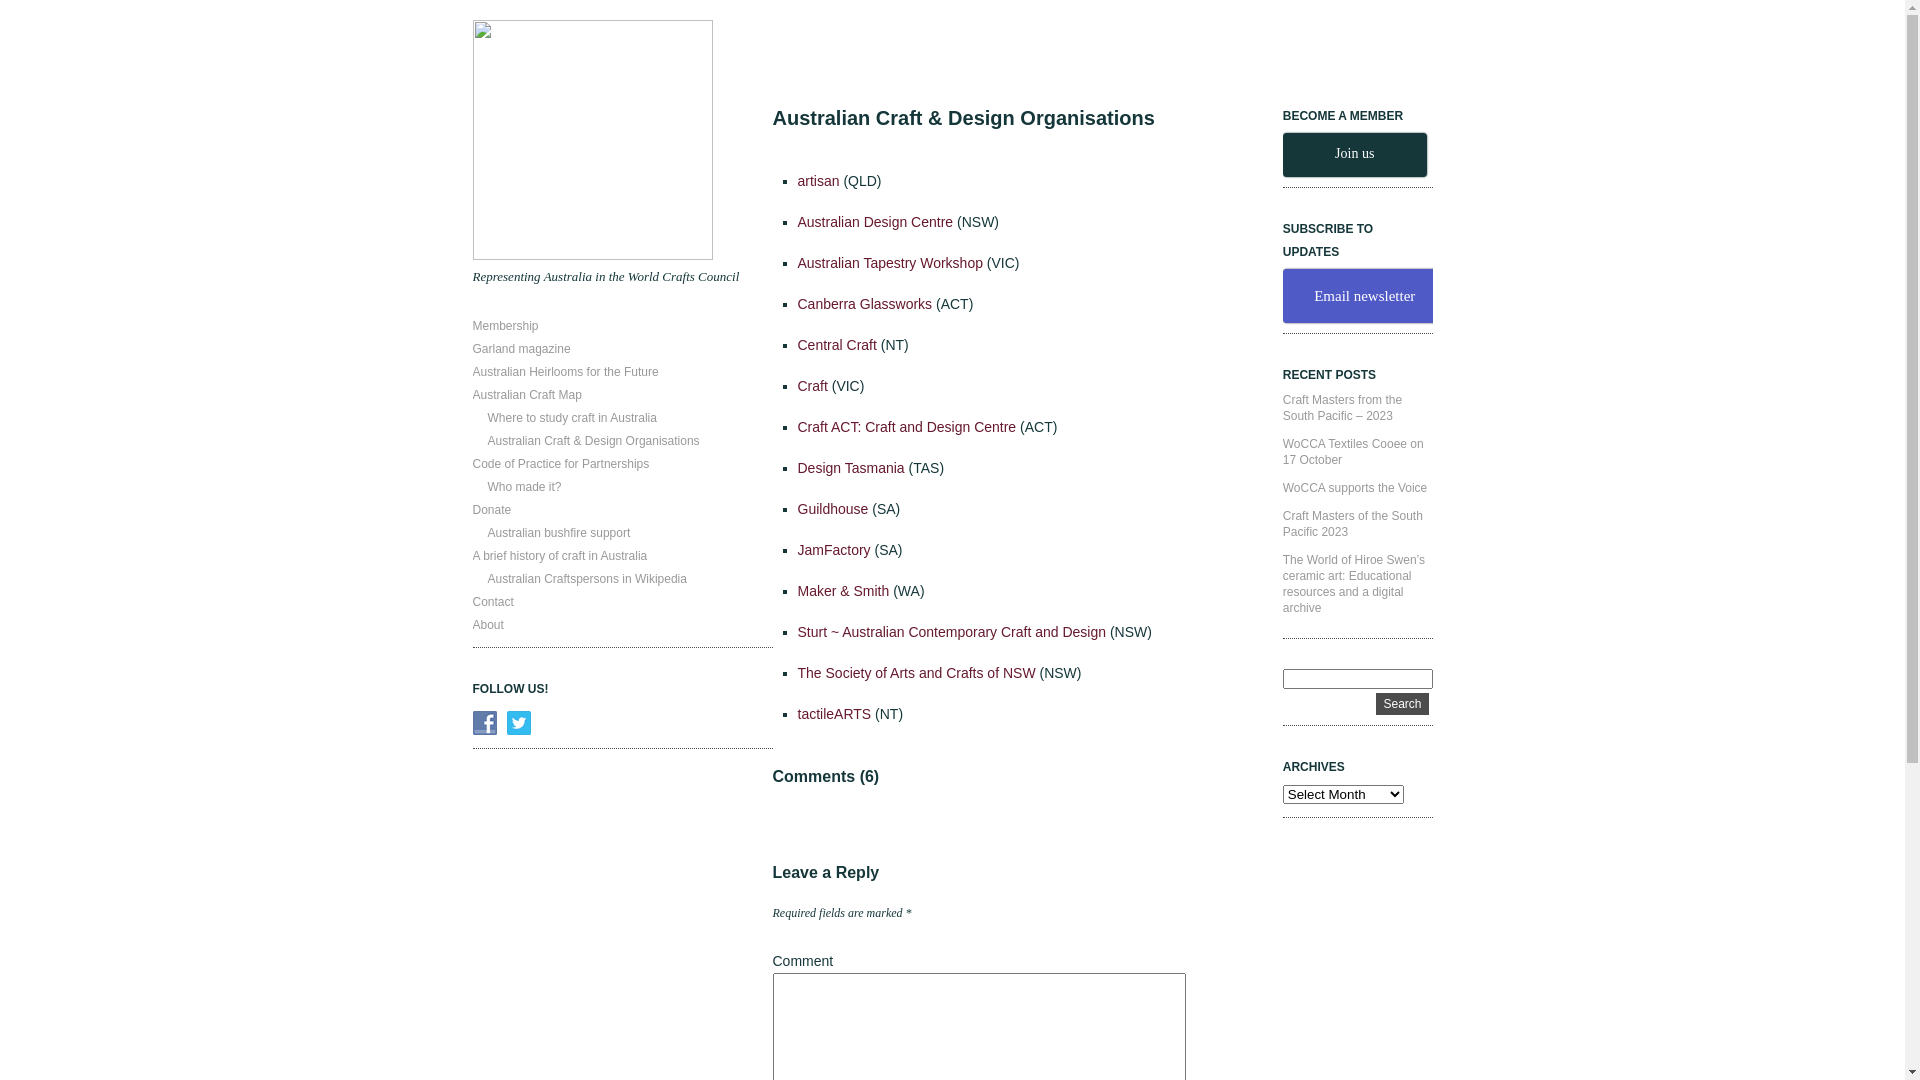 This screenshot has height=1080, width=1920. I want to click on 'artisan', so click(820, 181).